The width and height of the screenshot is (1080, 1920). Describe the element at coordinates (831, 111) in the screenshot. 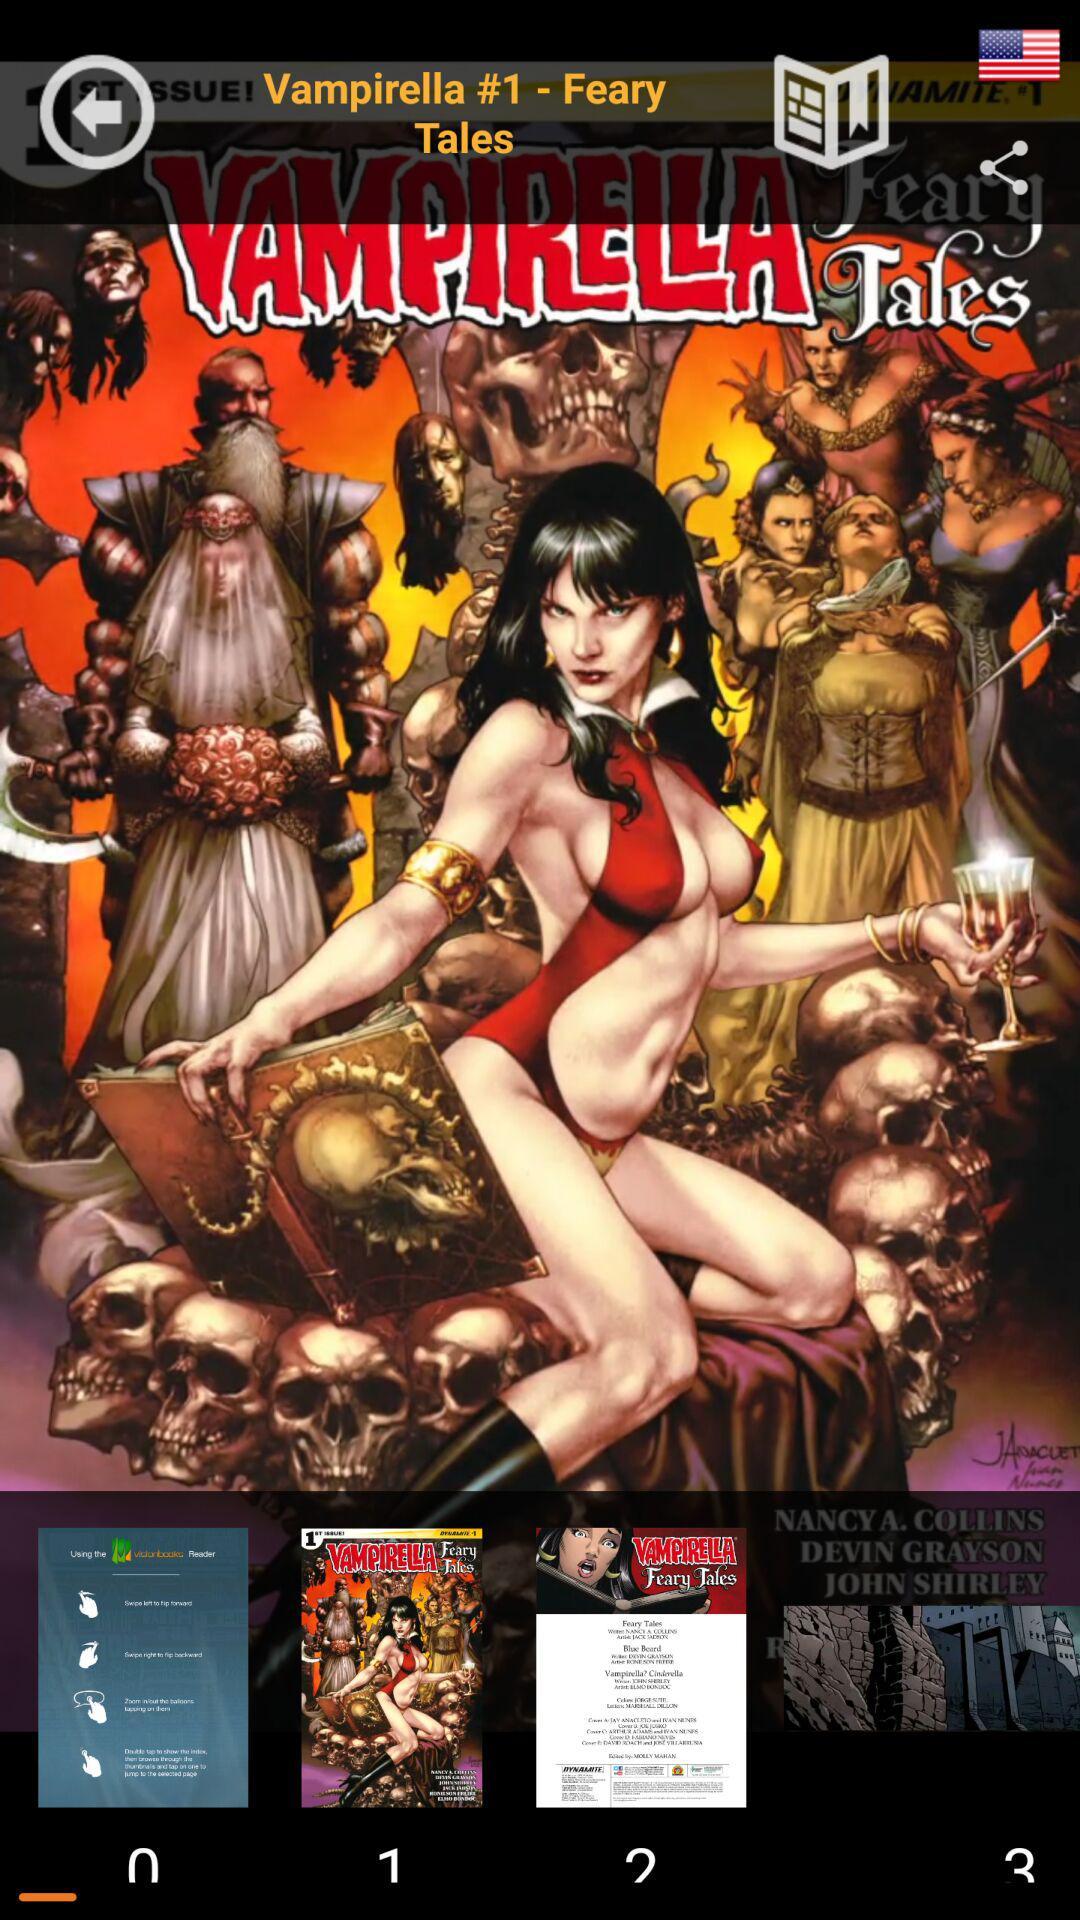

I see `bookmark this page` at that location.